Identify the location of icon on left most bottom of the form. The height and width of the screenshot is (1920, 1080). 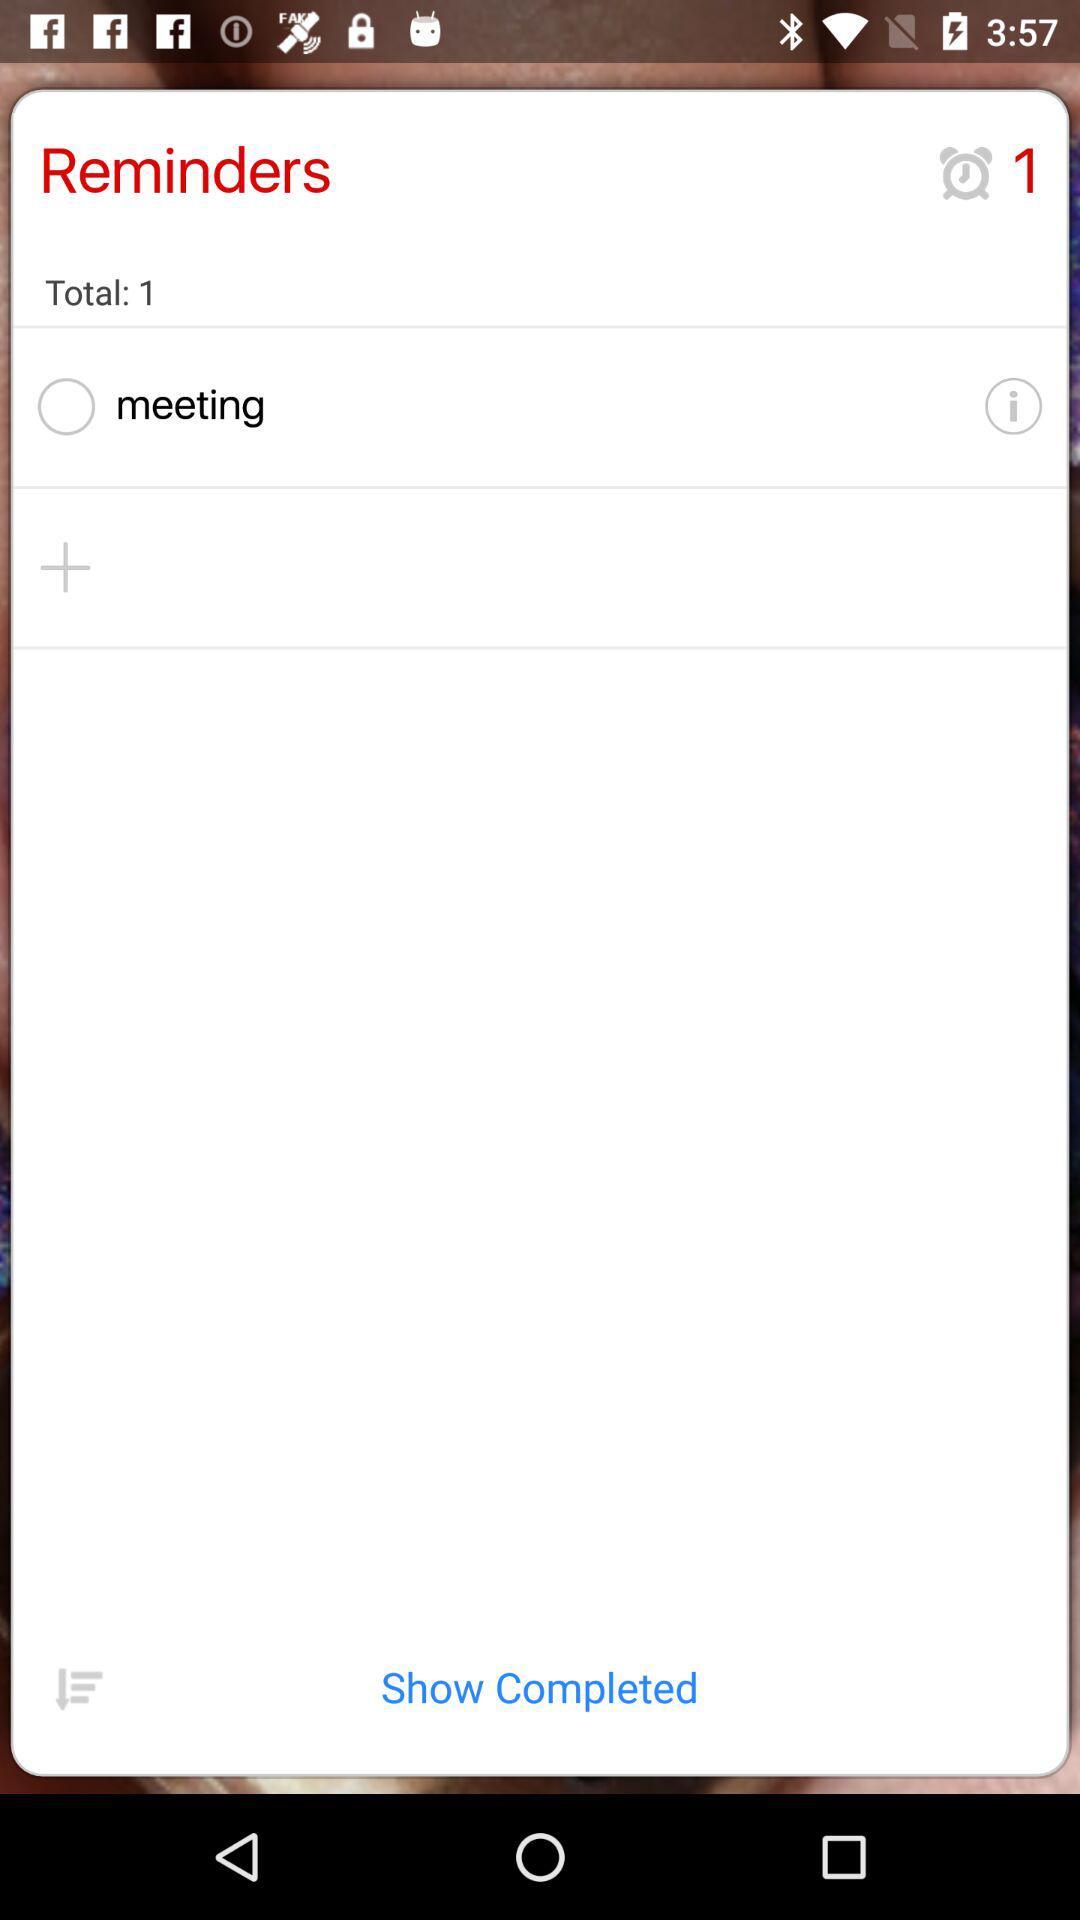
(78, 1686).